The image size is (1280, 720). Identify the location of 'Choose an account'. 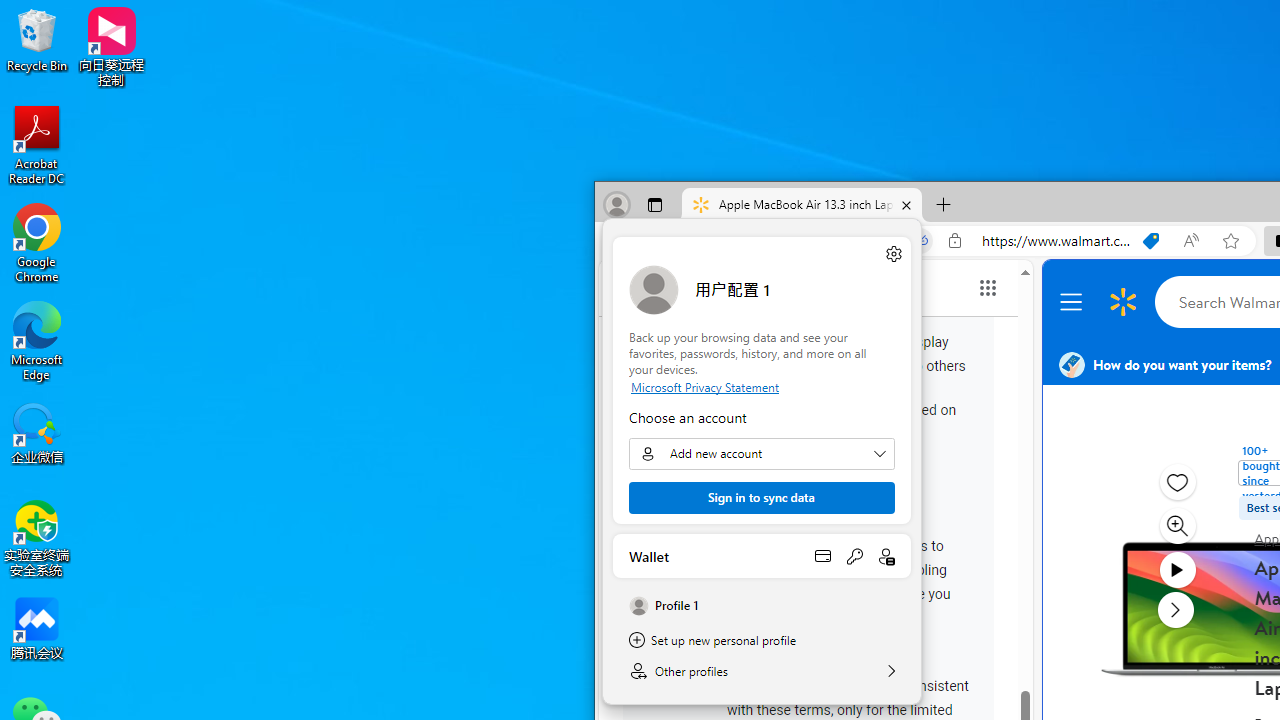
(760, 453).